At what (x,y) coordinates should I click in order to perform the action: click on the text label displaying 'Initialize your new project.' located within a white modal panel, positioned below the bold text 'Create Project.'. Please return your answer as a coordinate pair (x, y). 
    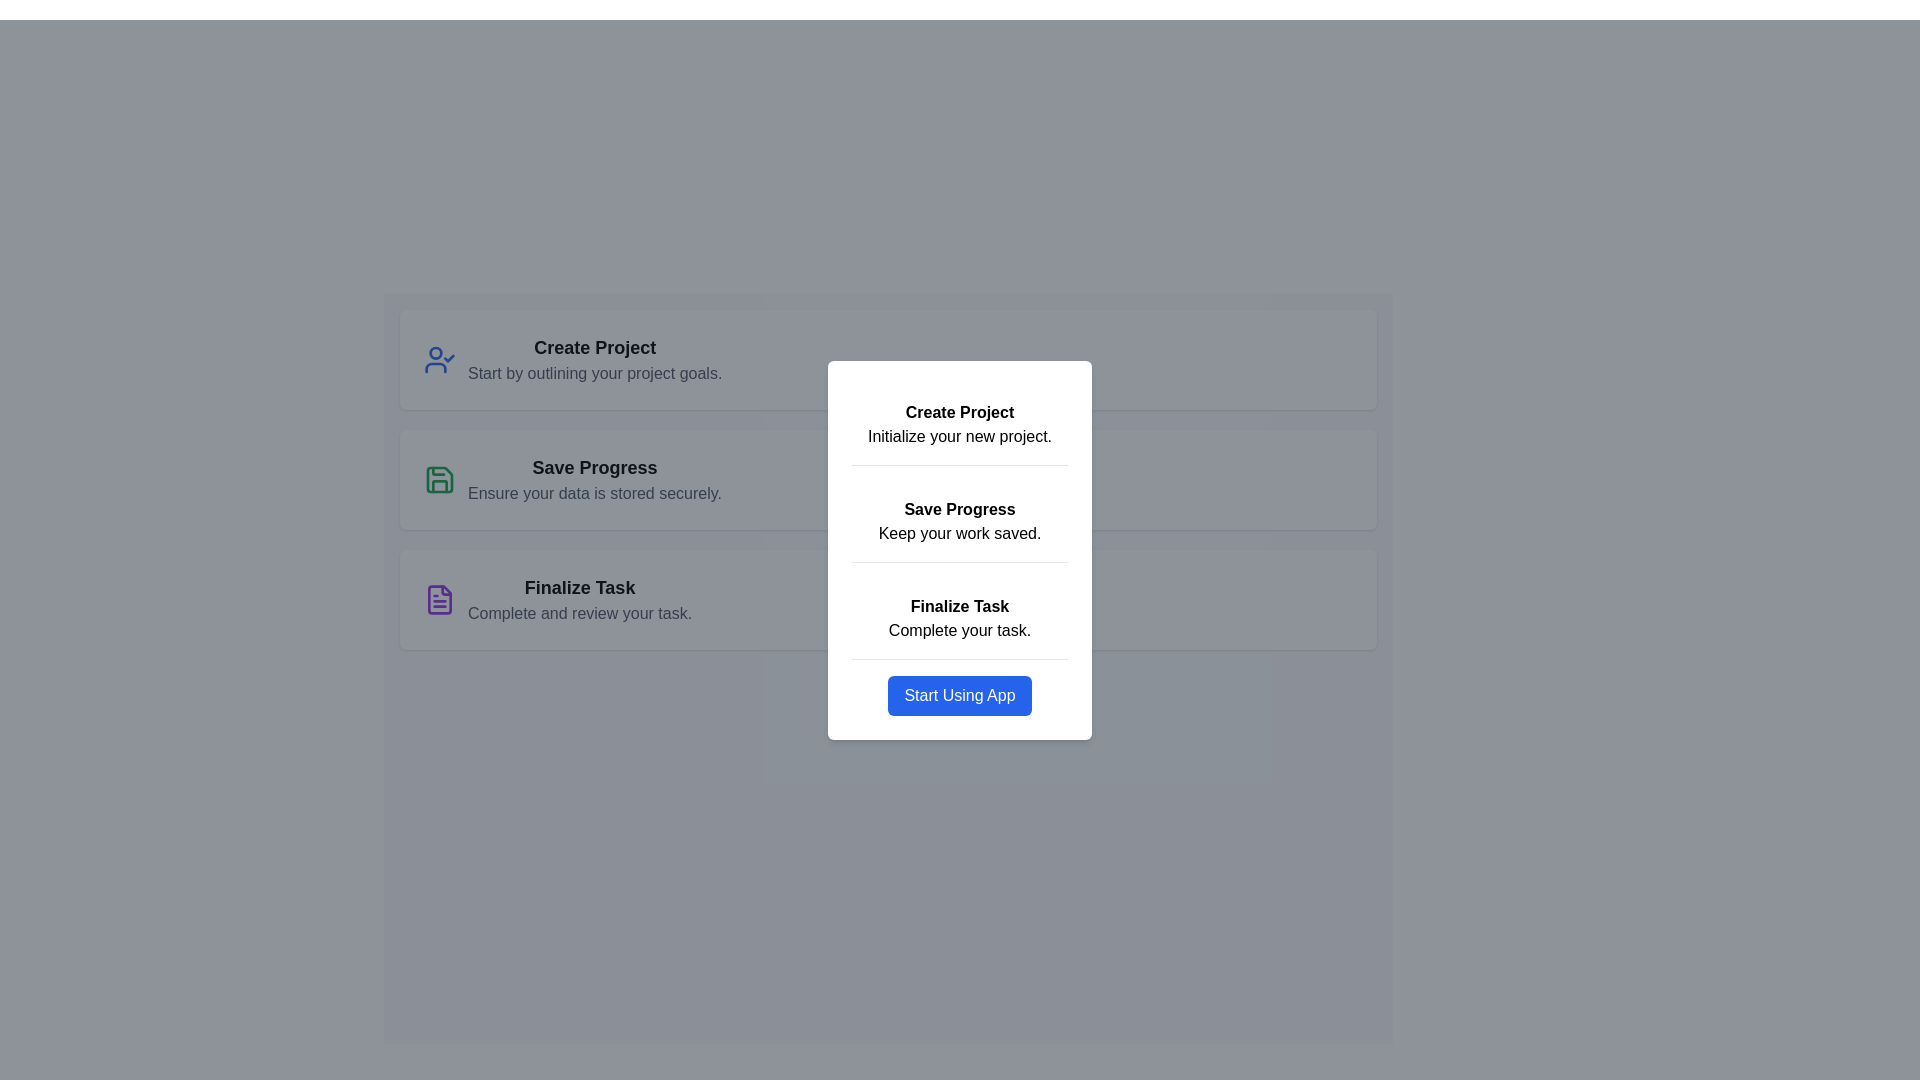
    Looking at the image, I should click on (960, 435).